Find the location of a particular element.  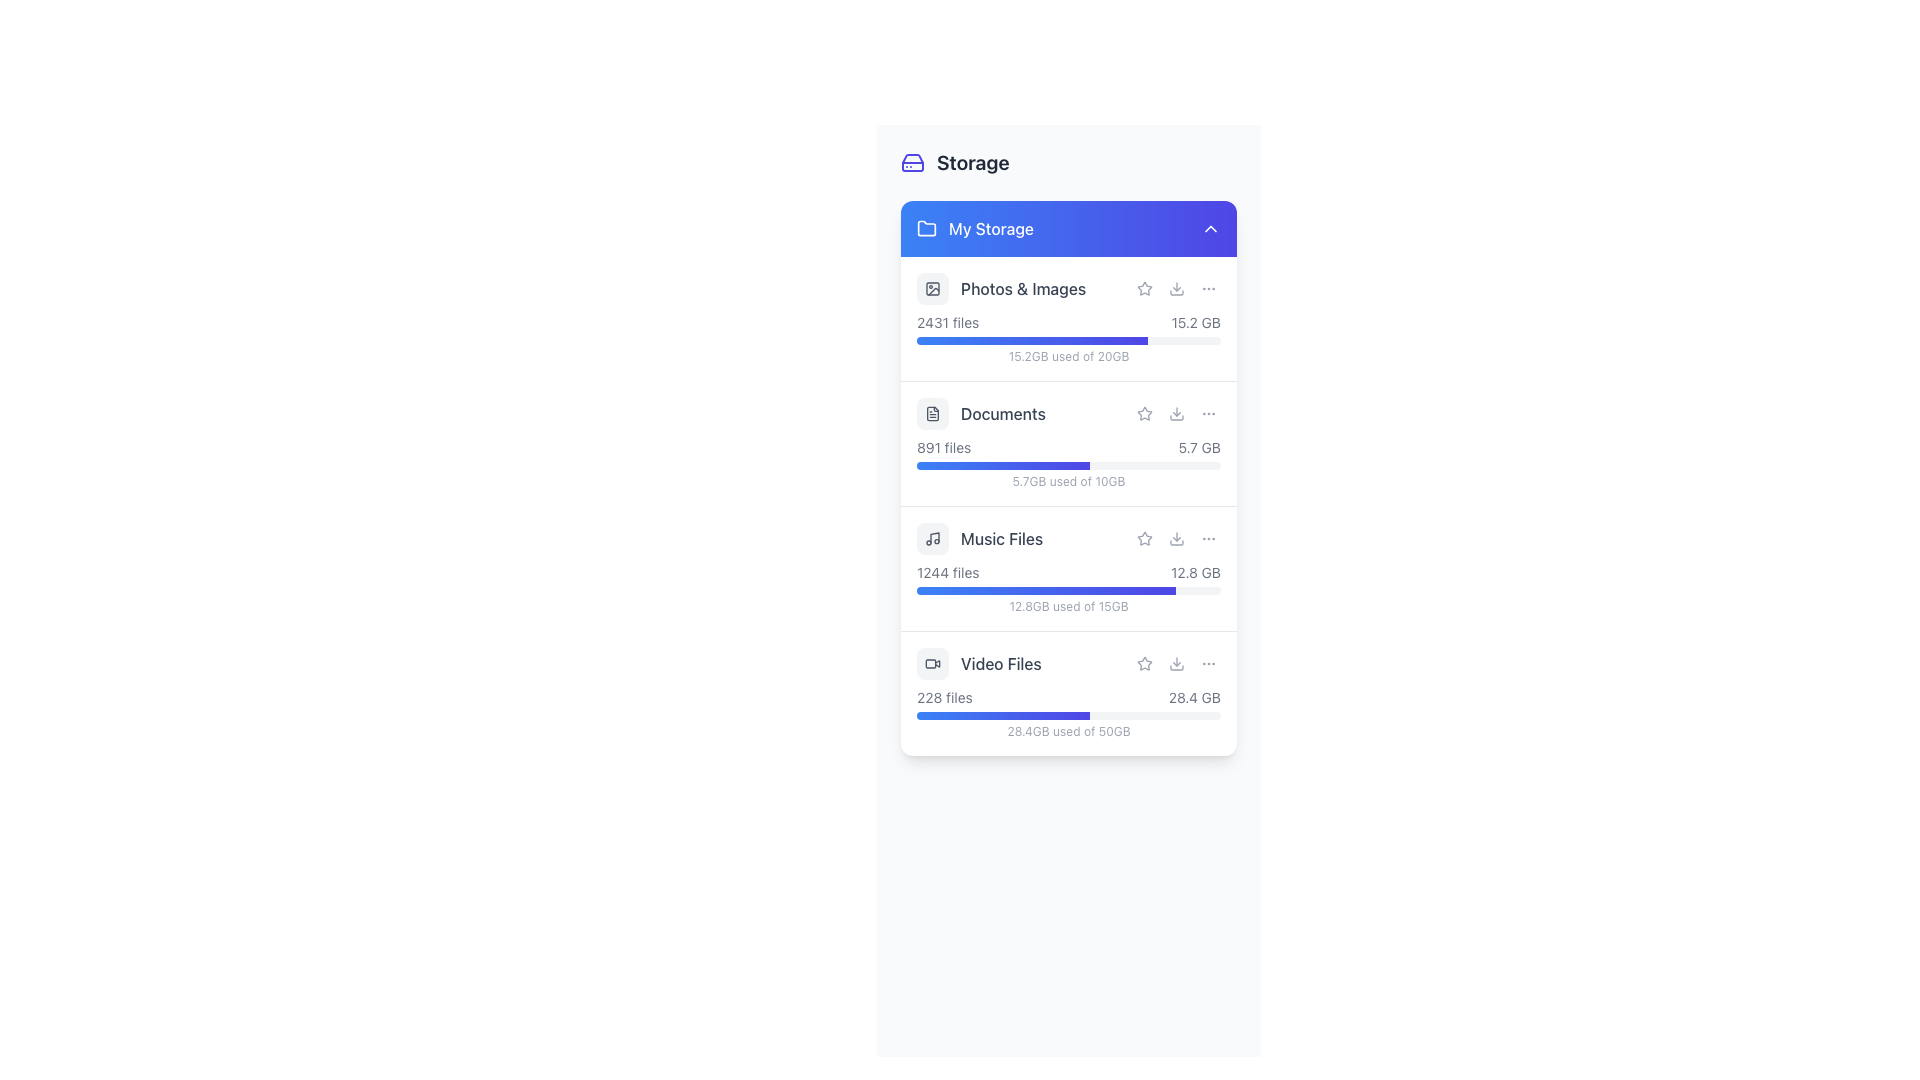

the Text Label displaying the total storage space used by the video files, which is located on the right-hand side of the video files overview, adjacent to the file count and usage bar is located at coordinates (1194, 697).